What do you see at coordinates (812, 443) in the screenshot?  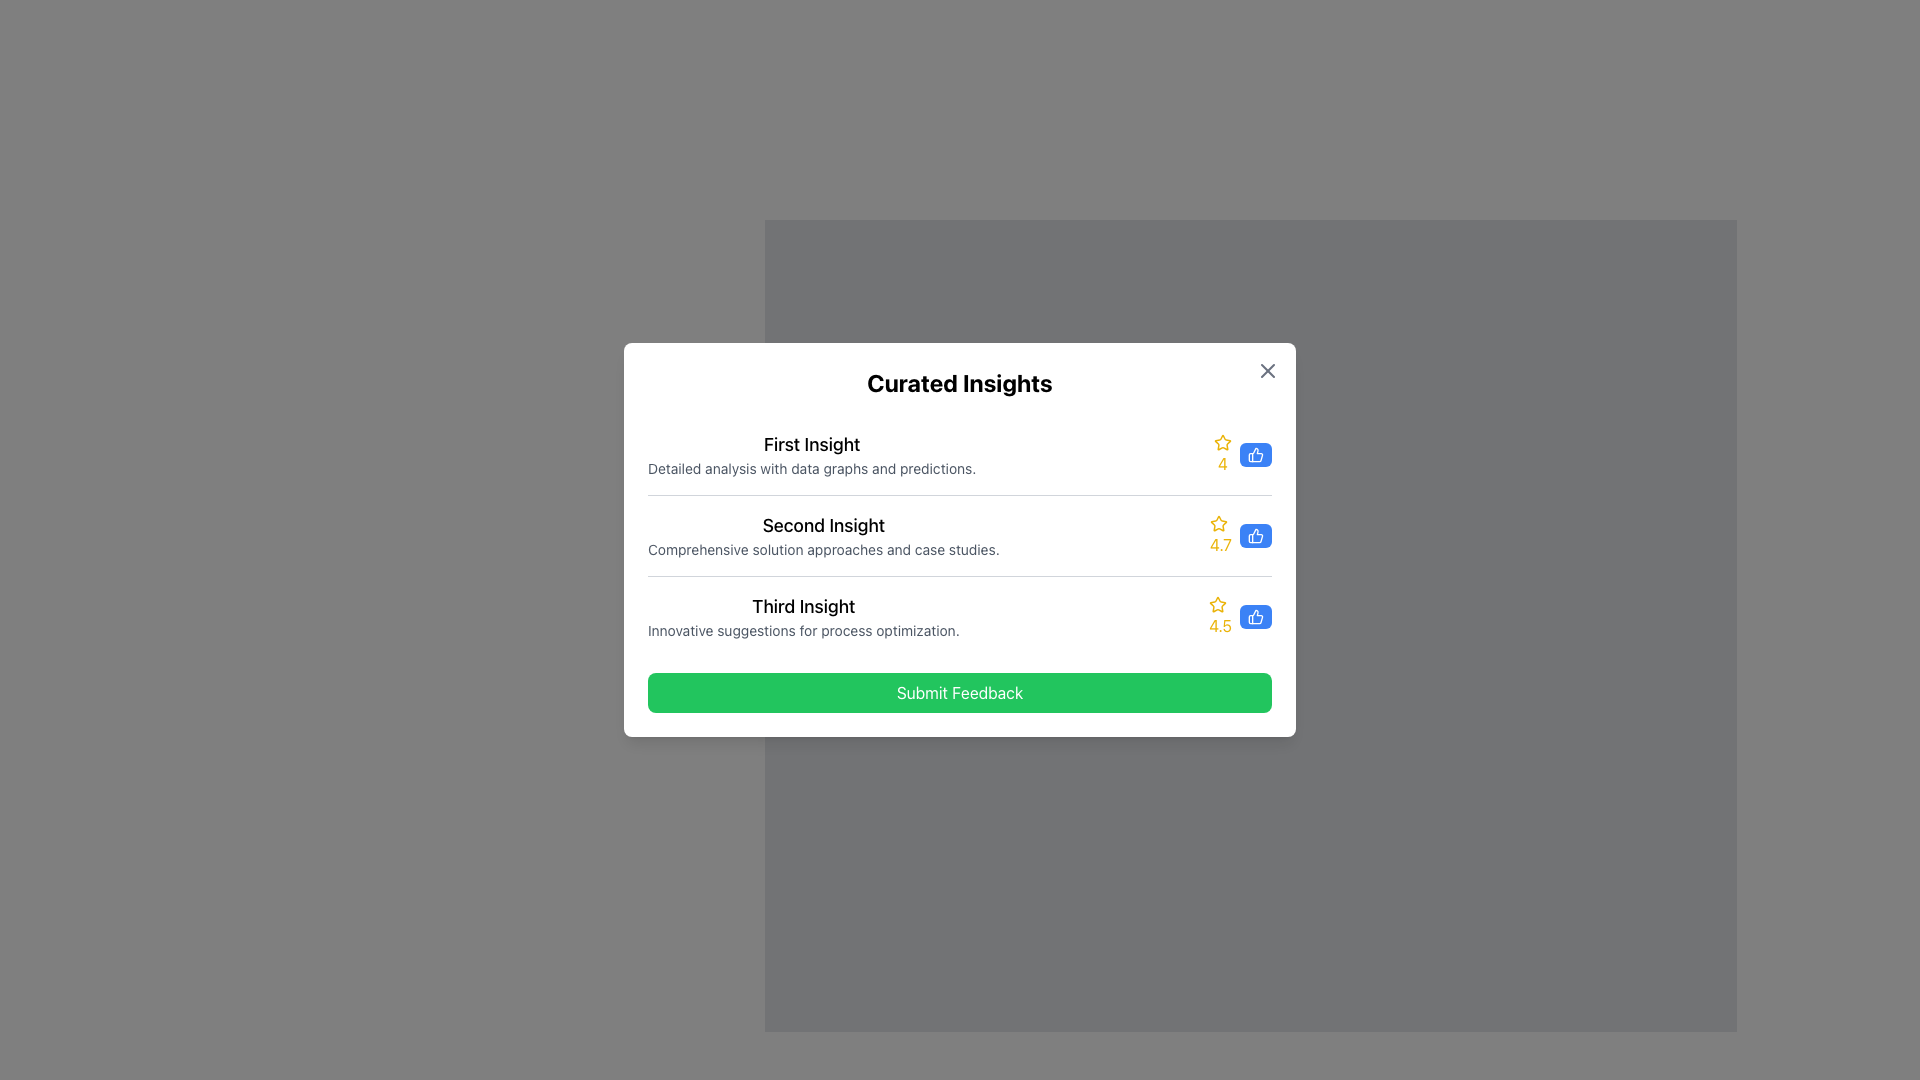 I see `static text header that serves as the title for the first section within the 'Curated Insights' modal, located near the top of the content section` at bounding box center [812, 443].